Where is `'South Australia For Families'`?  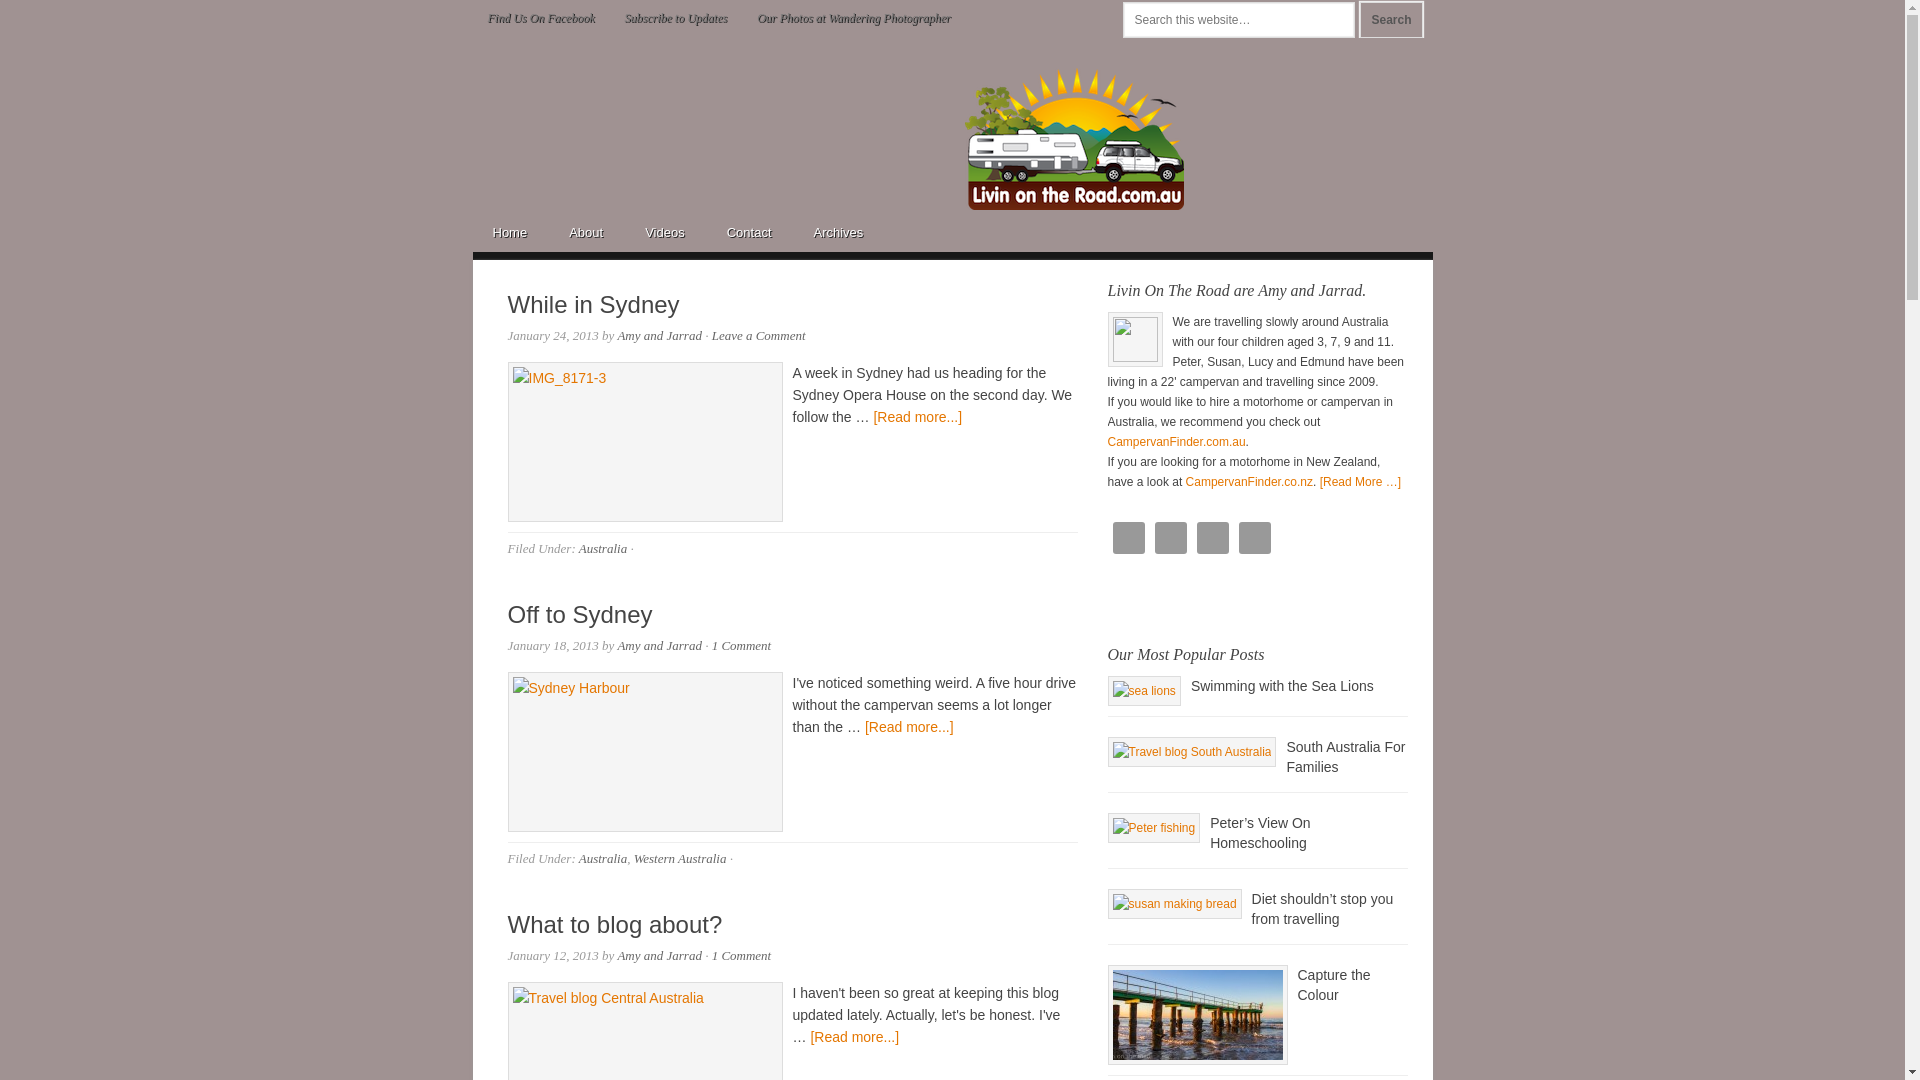 'South Australia For Families' is located at coordinates (1345, 756).